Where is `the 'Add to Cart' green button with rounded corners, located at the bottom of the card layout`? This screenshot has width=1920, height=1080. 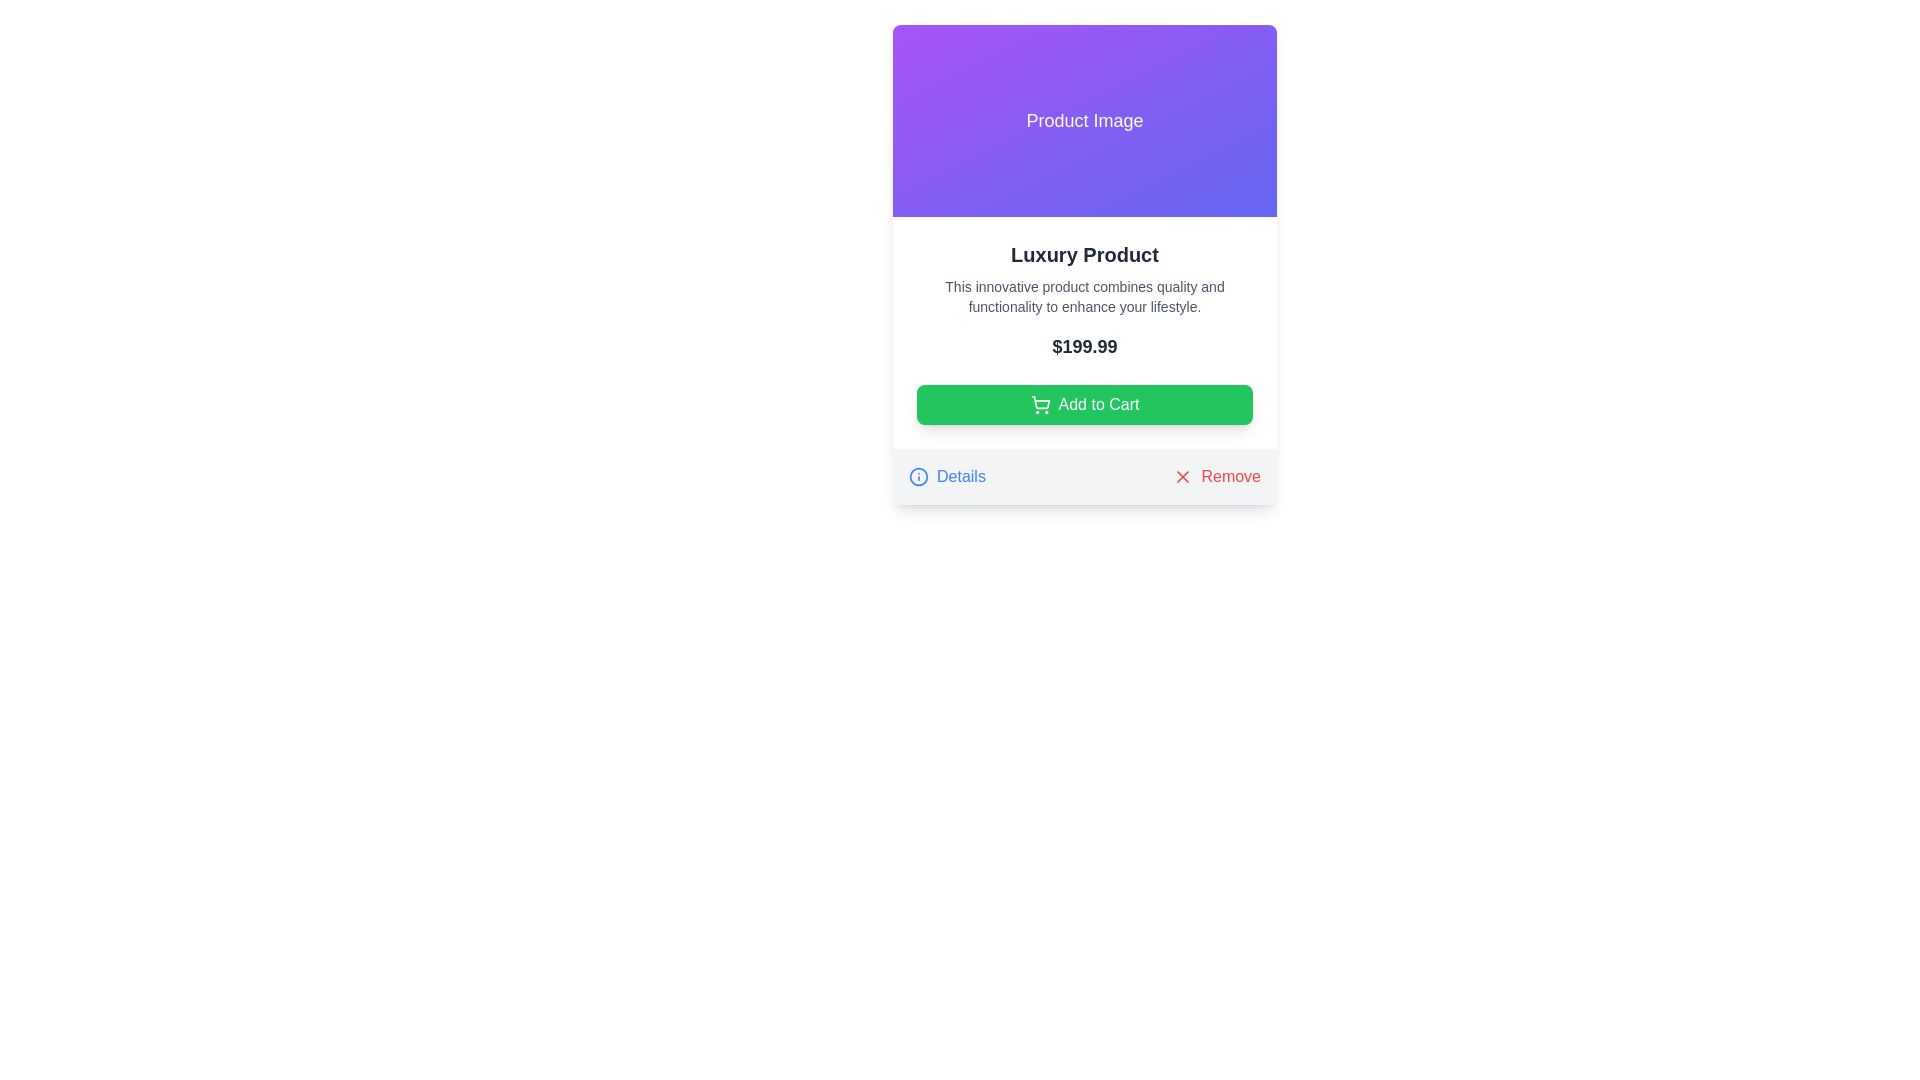 the 'Add to Cart' green button with rounded corners, located at the bottom of the card layout is located at coordinates (1083, 405).